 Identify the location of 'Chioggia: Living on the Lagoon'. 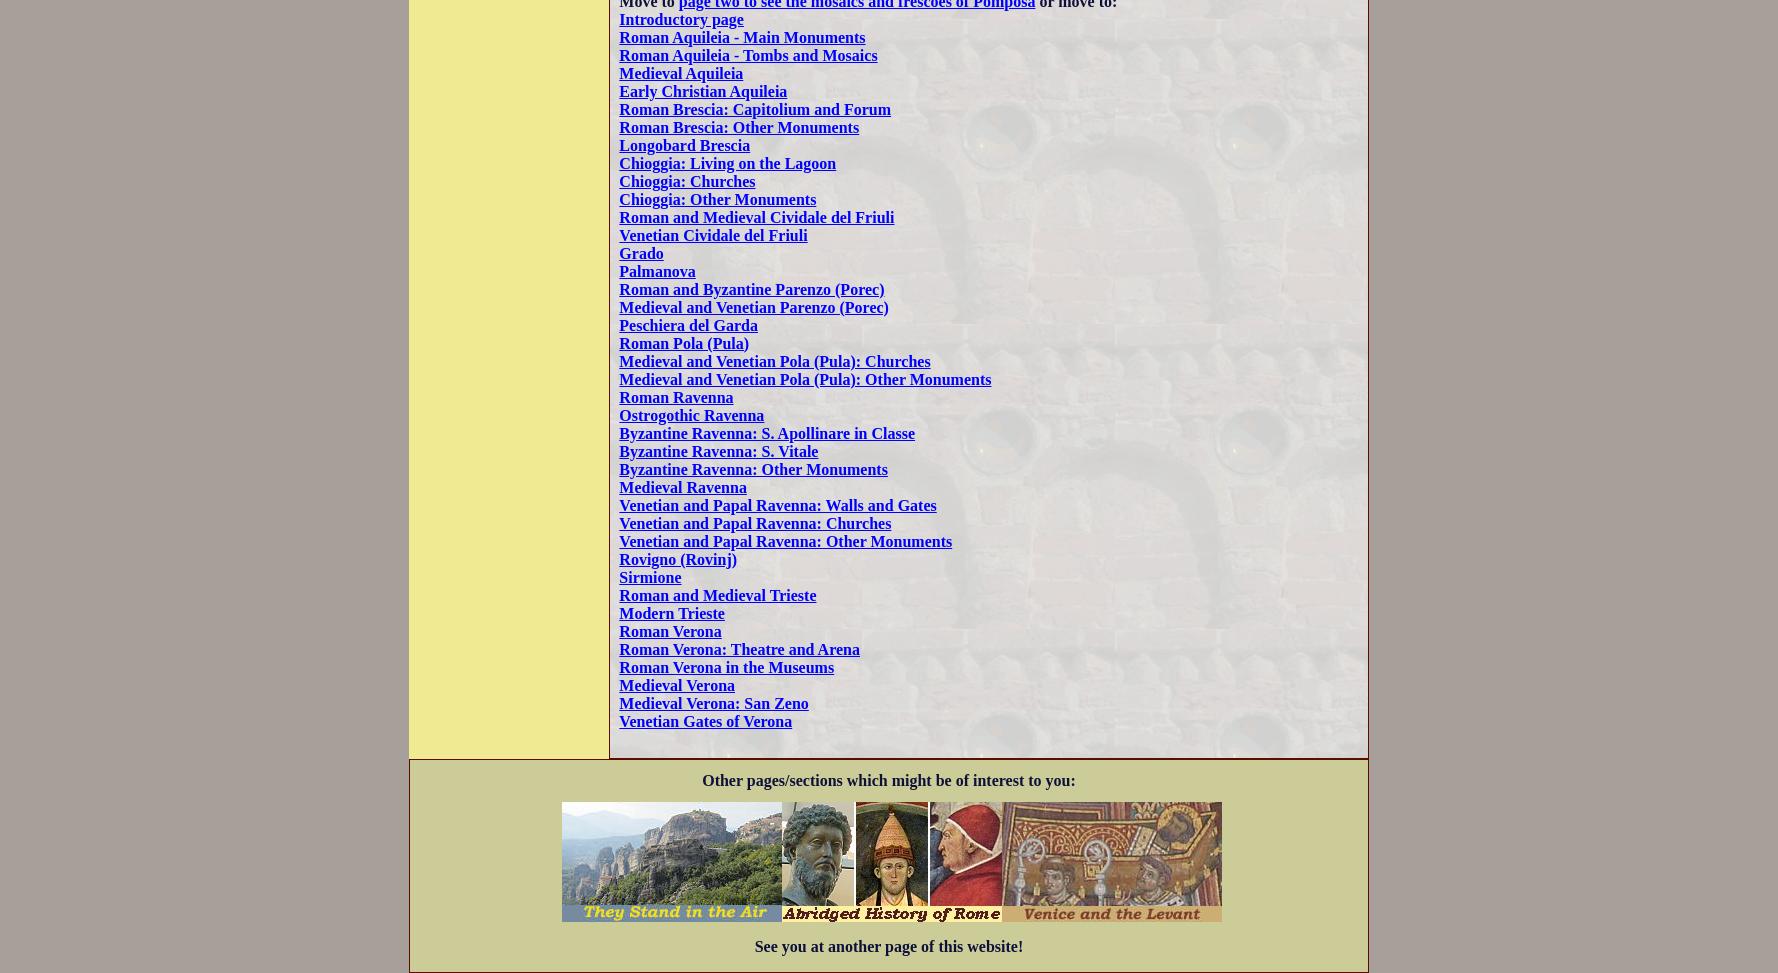
(726, 162).